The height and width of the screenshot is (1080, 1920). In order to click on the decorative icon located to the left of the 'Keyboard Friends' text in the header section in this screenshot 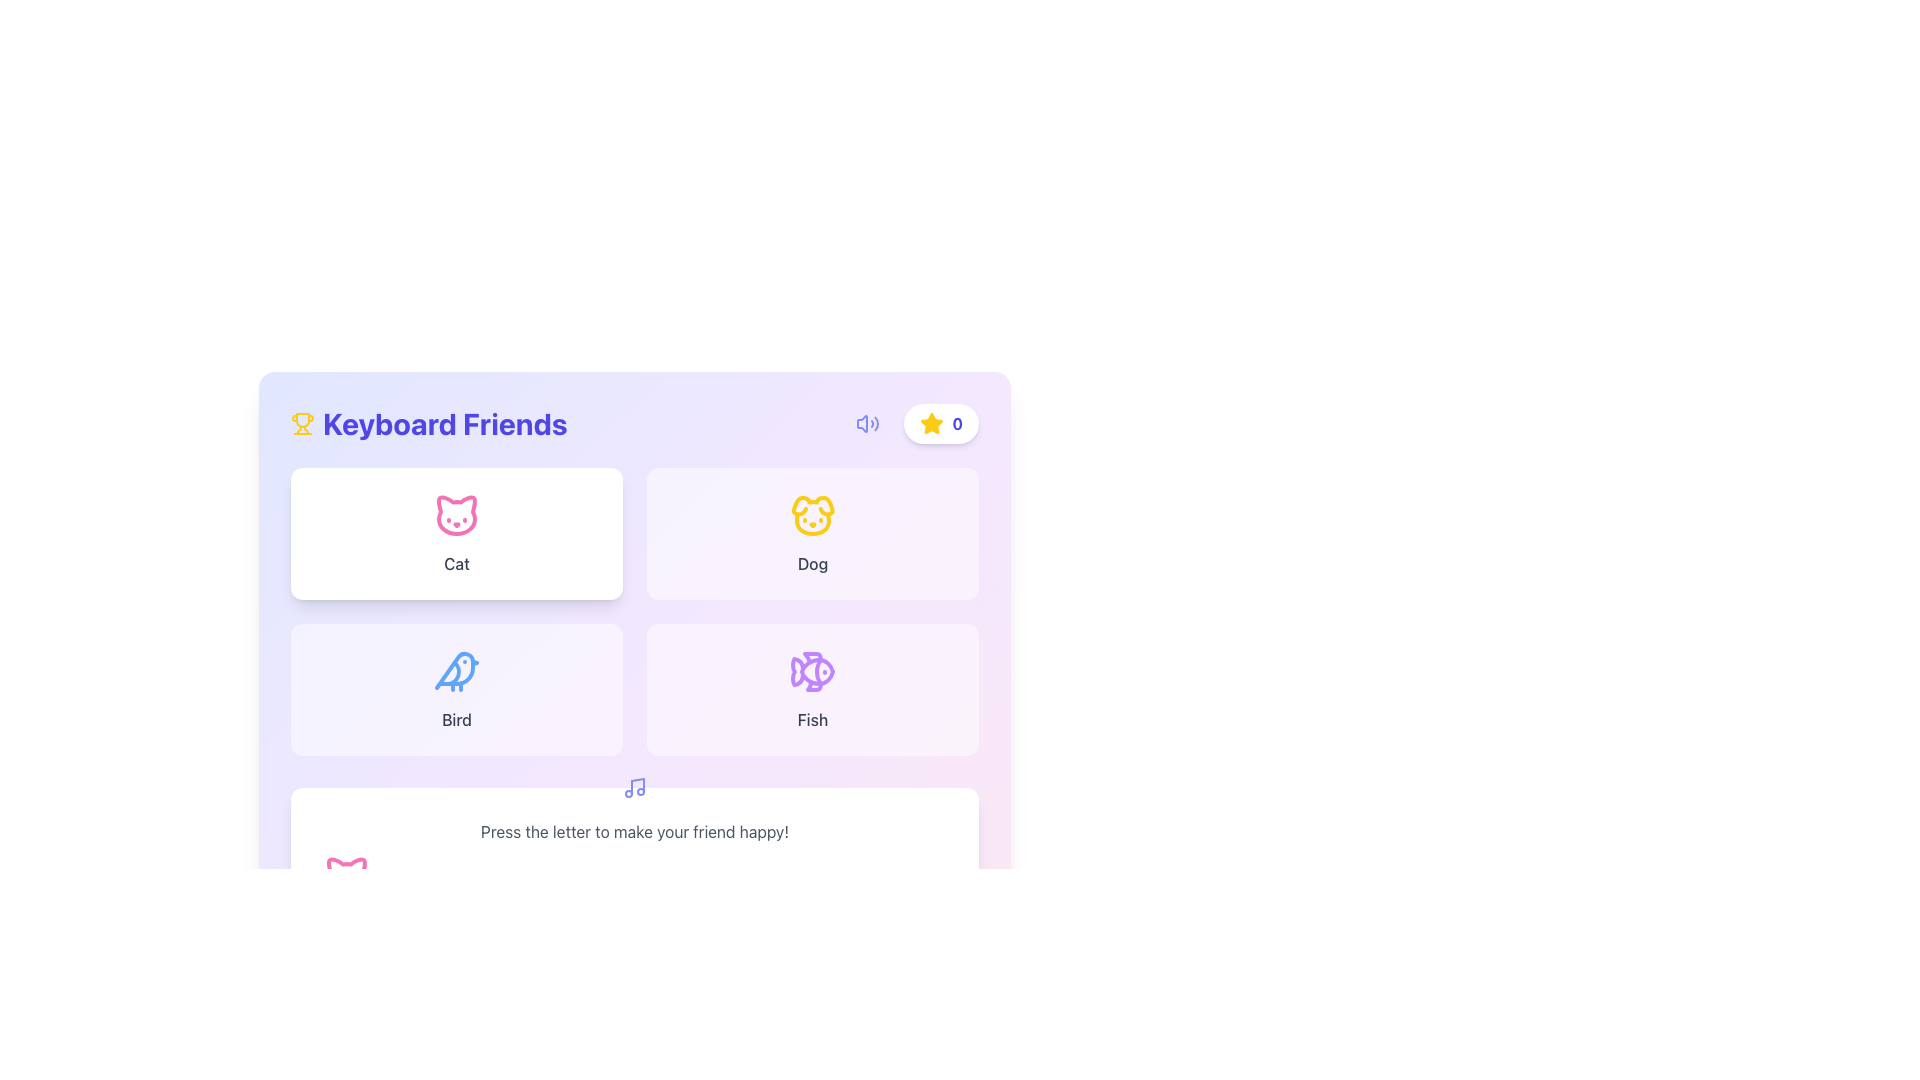, I will do `click(301, 423)`.